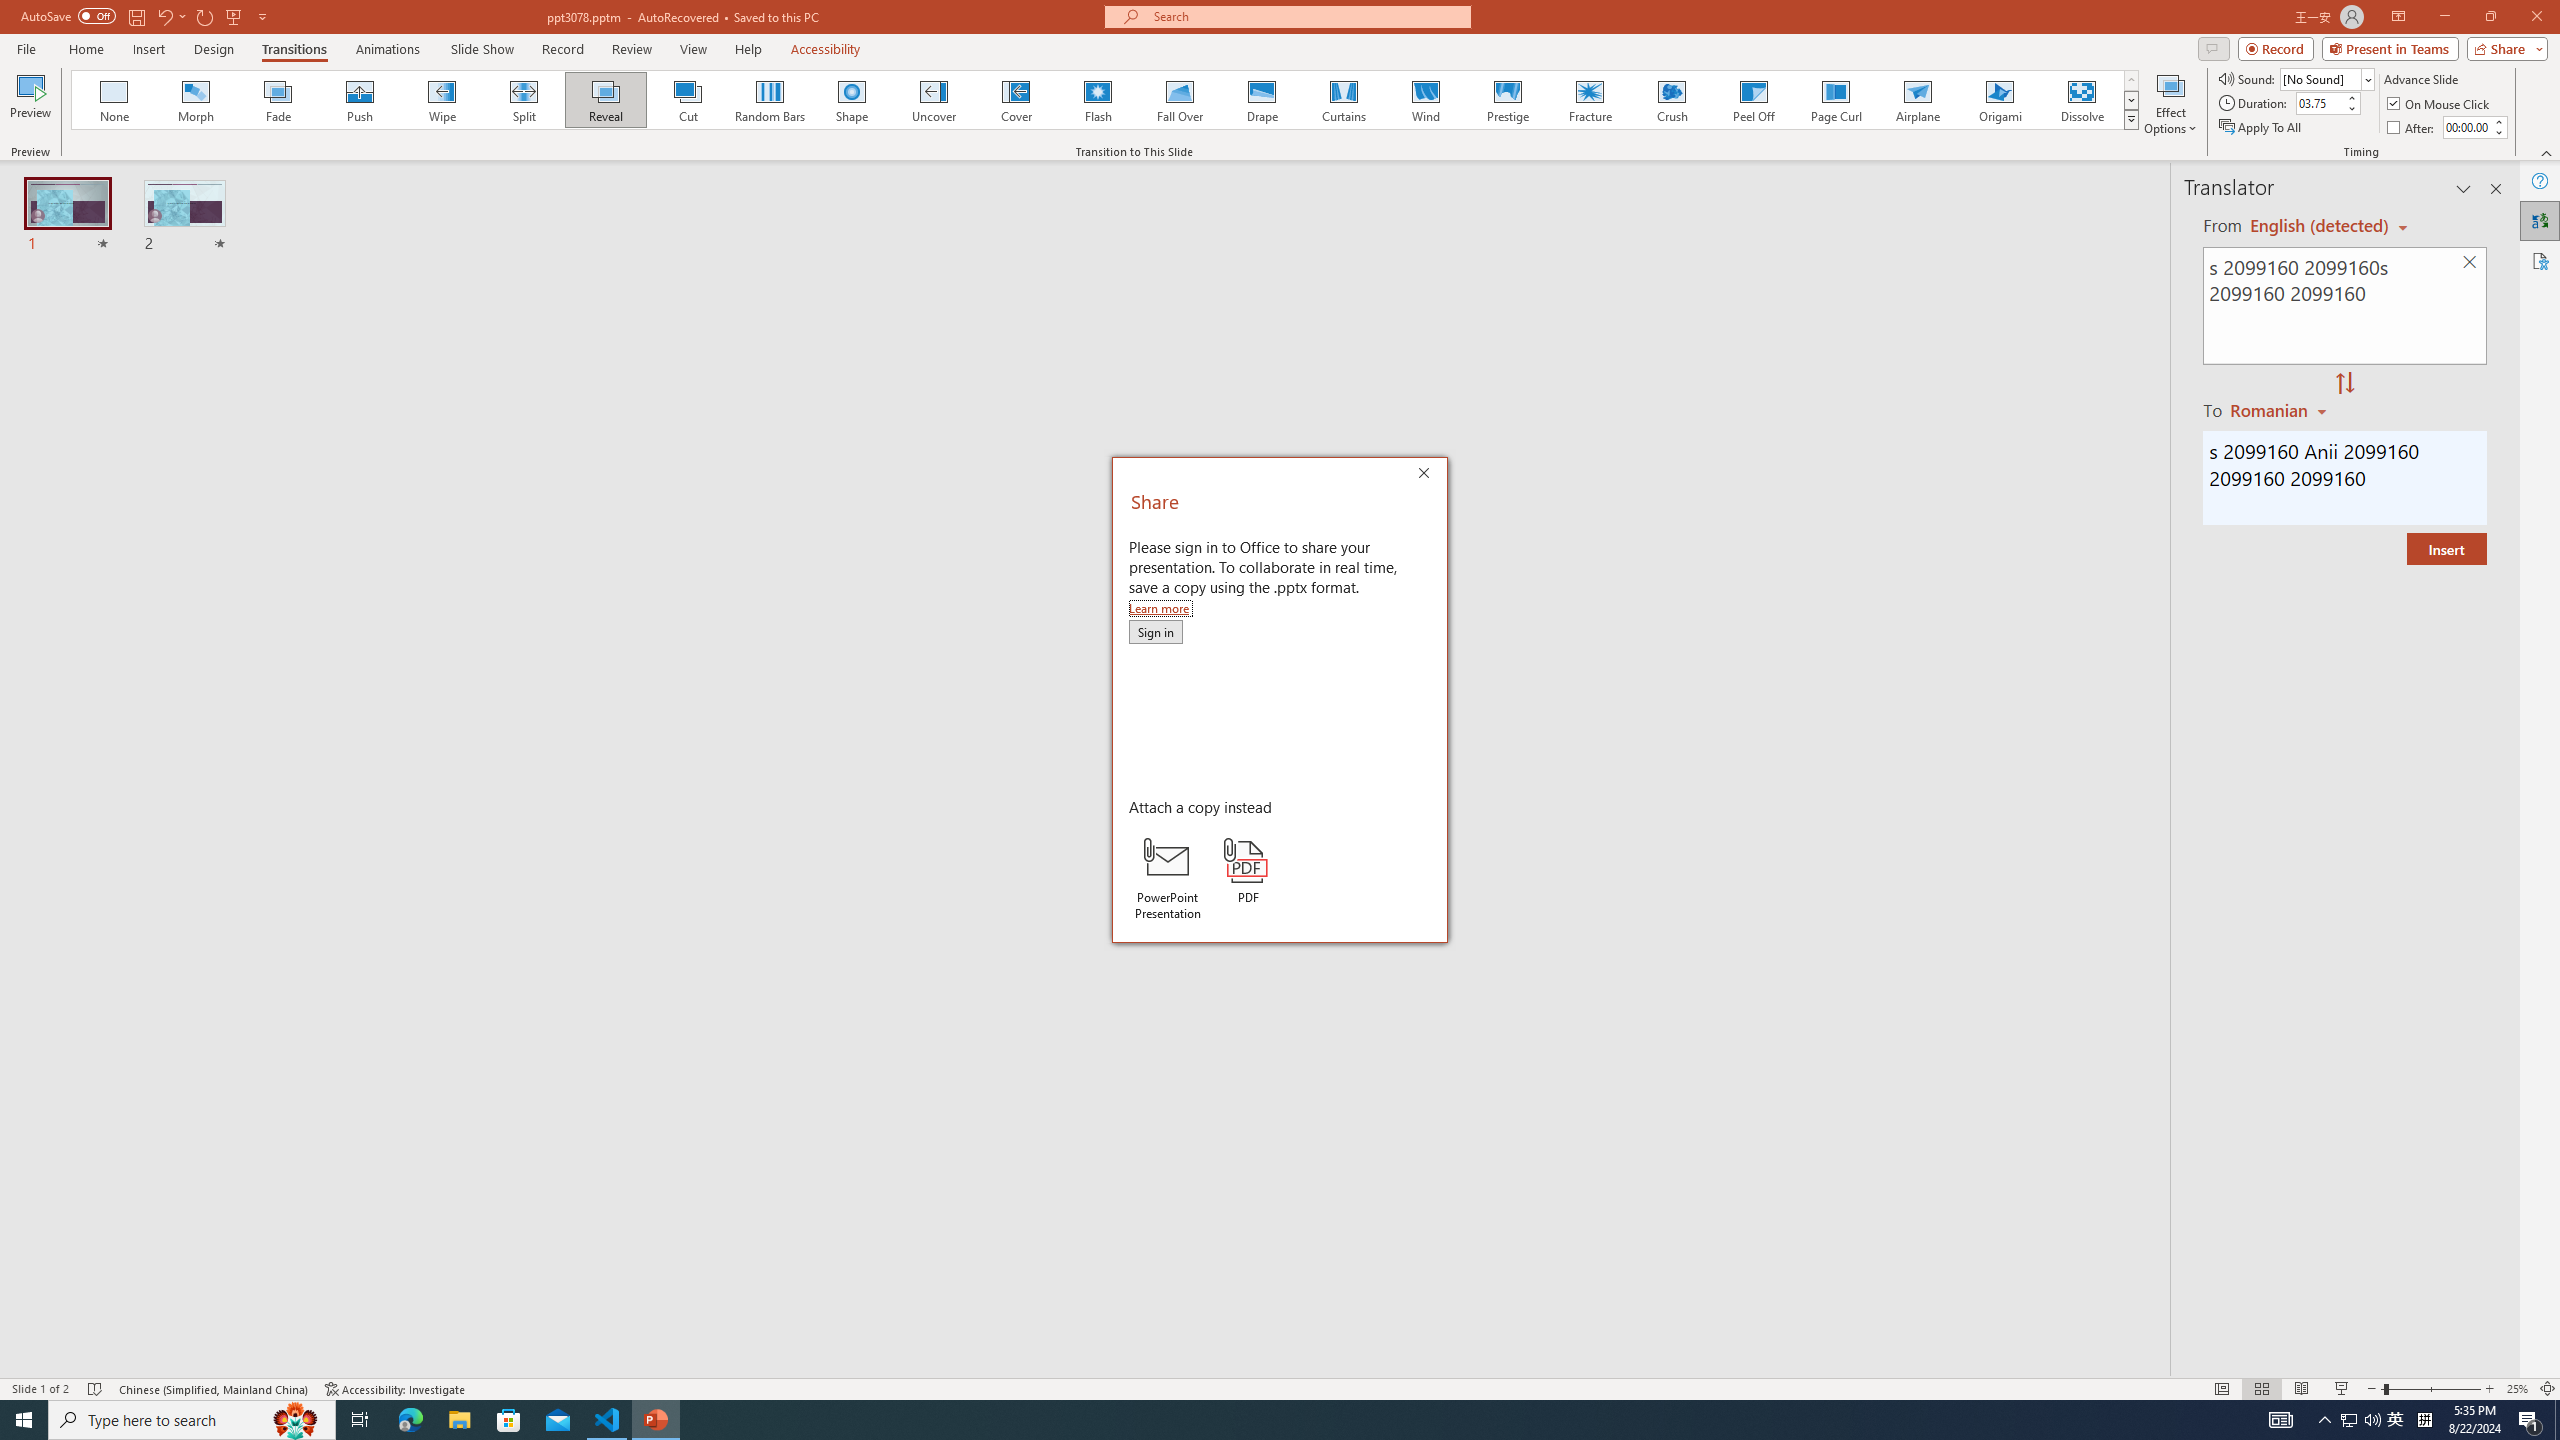 Image resolution: width=2560 pixels, height=1440 pixels. Describe the element at coordinates (2327, 78) in the screenshot. I see `'Sound'` at that location.